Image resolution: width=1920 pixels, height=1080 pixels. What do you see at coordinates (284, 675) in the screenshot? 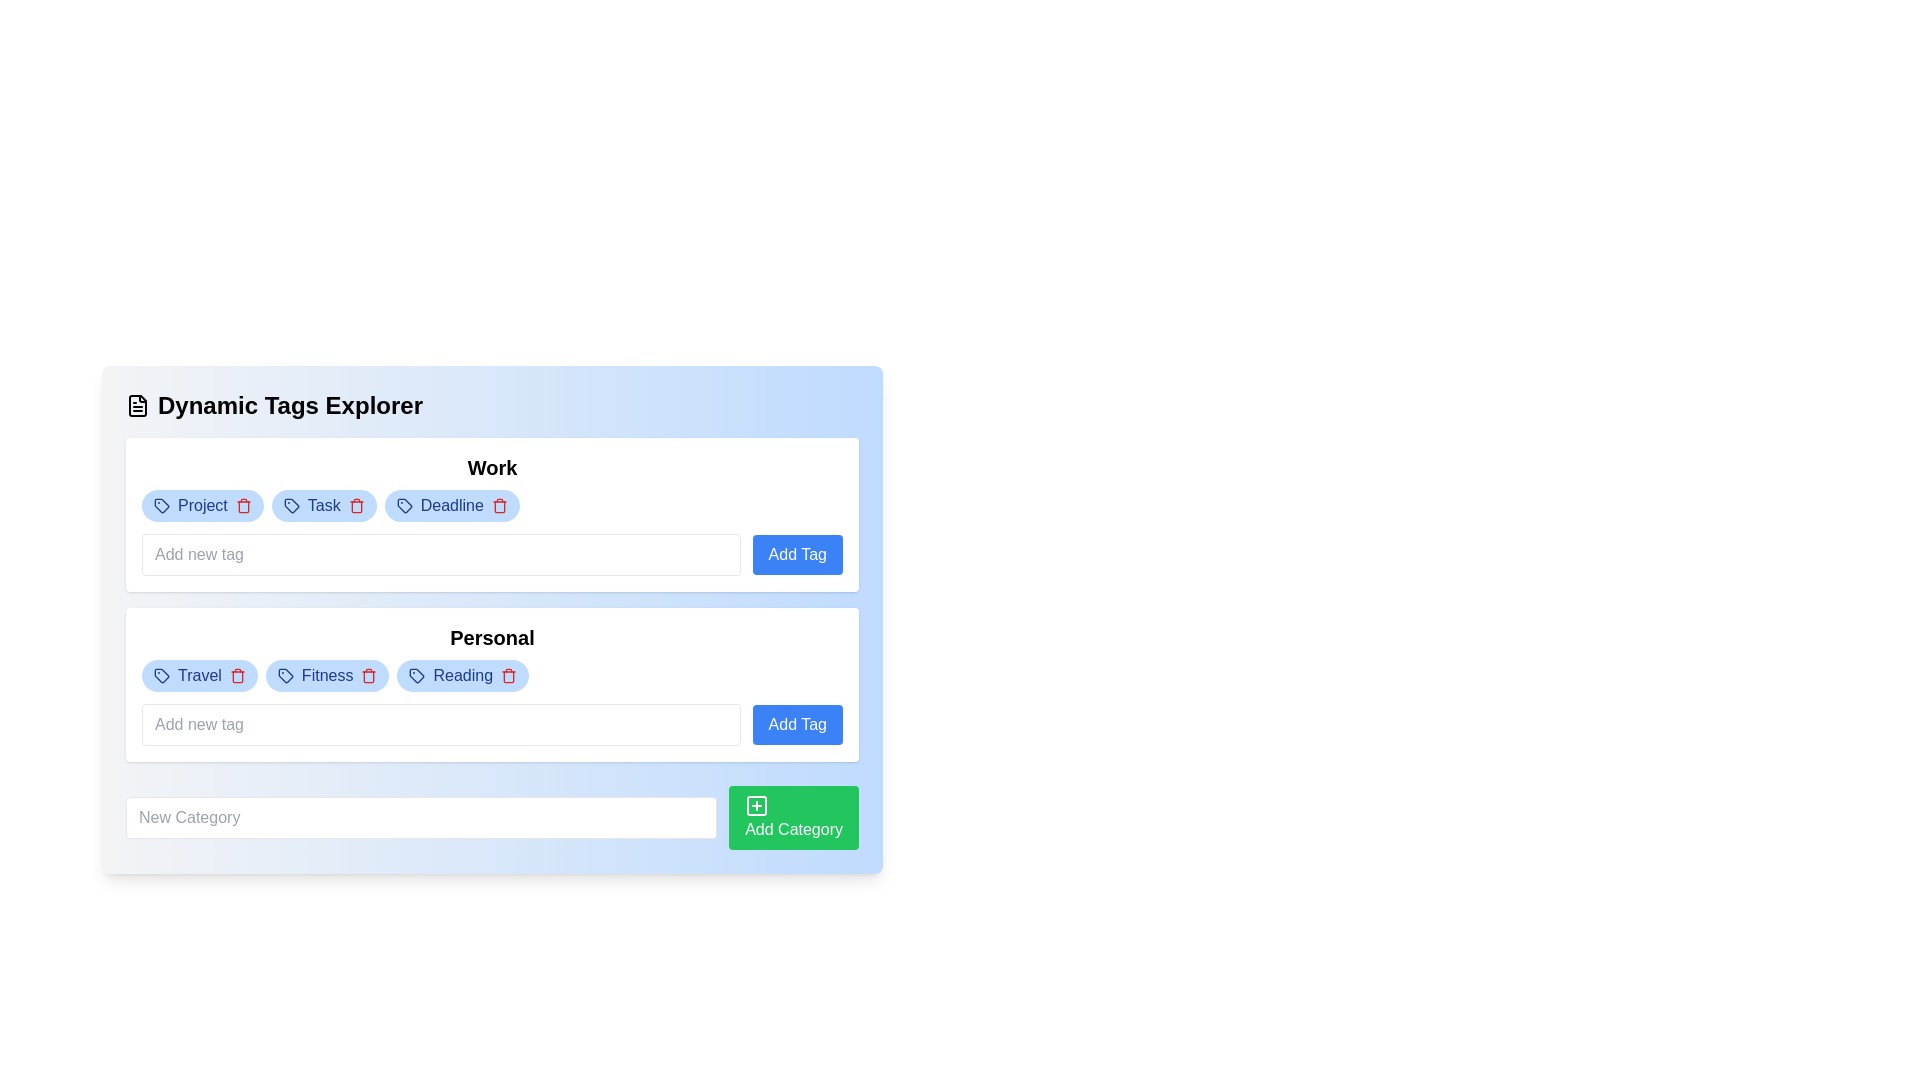
I see `the 'Fitness' icon located within the 'Personal' section, positioned` at bounding box center [284, 675].